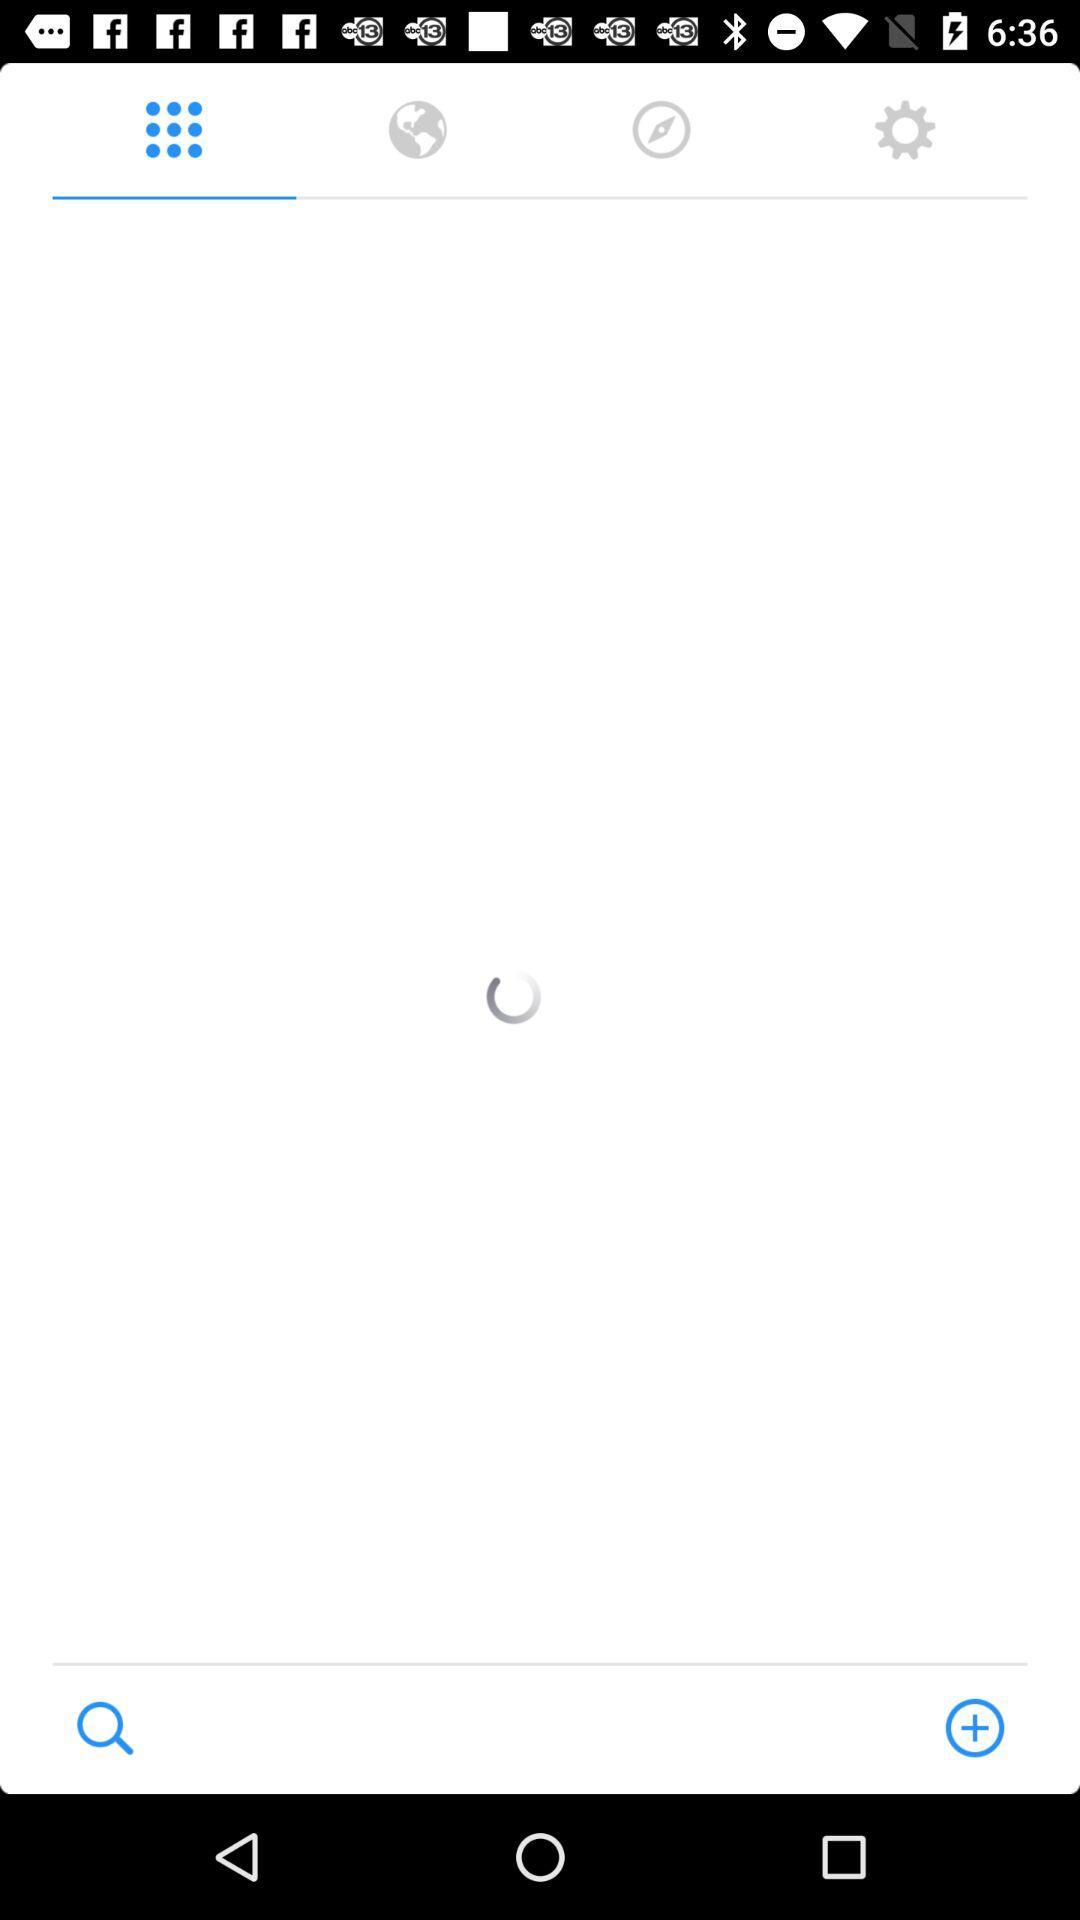  What do you see at coordinates (974, 1727) in the screenshot?
I see `the icon at the bottom right corner` at bounding box center [974, 1727].